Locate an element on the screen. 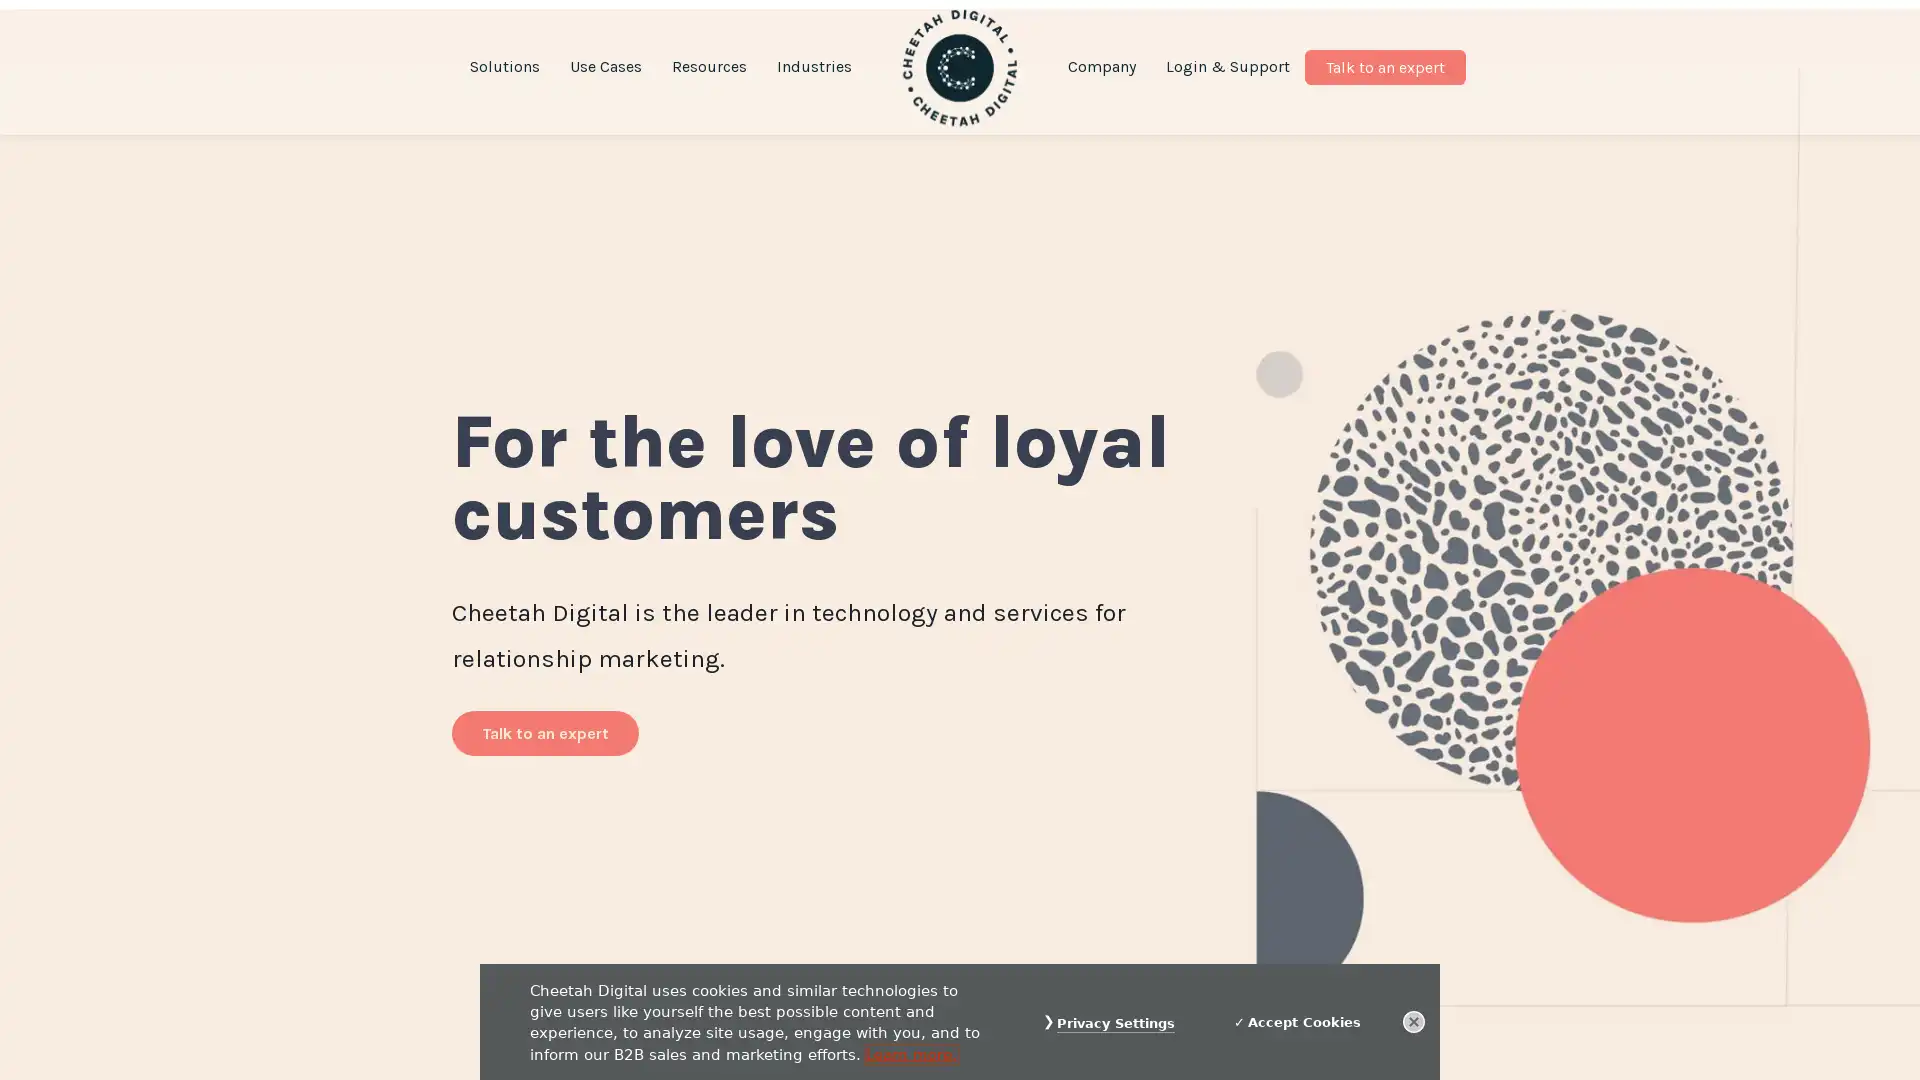  Accept Cookies is located at coordinates (1297, 1021).